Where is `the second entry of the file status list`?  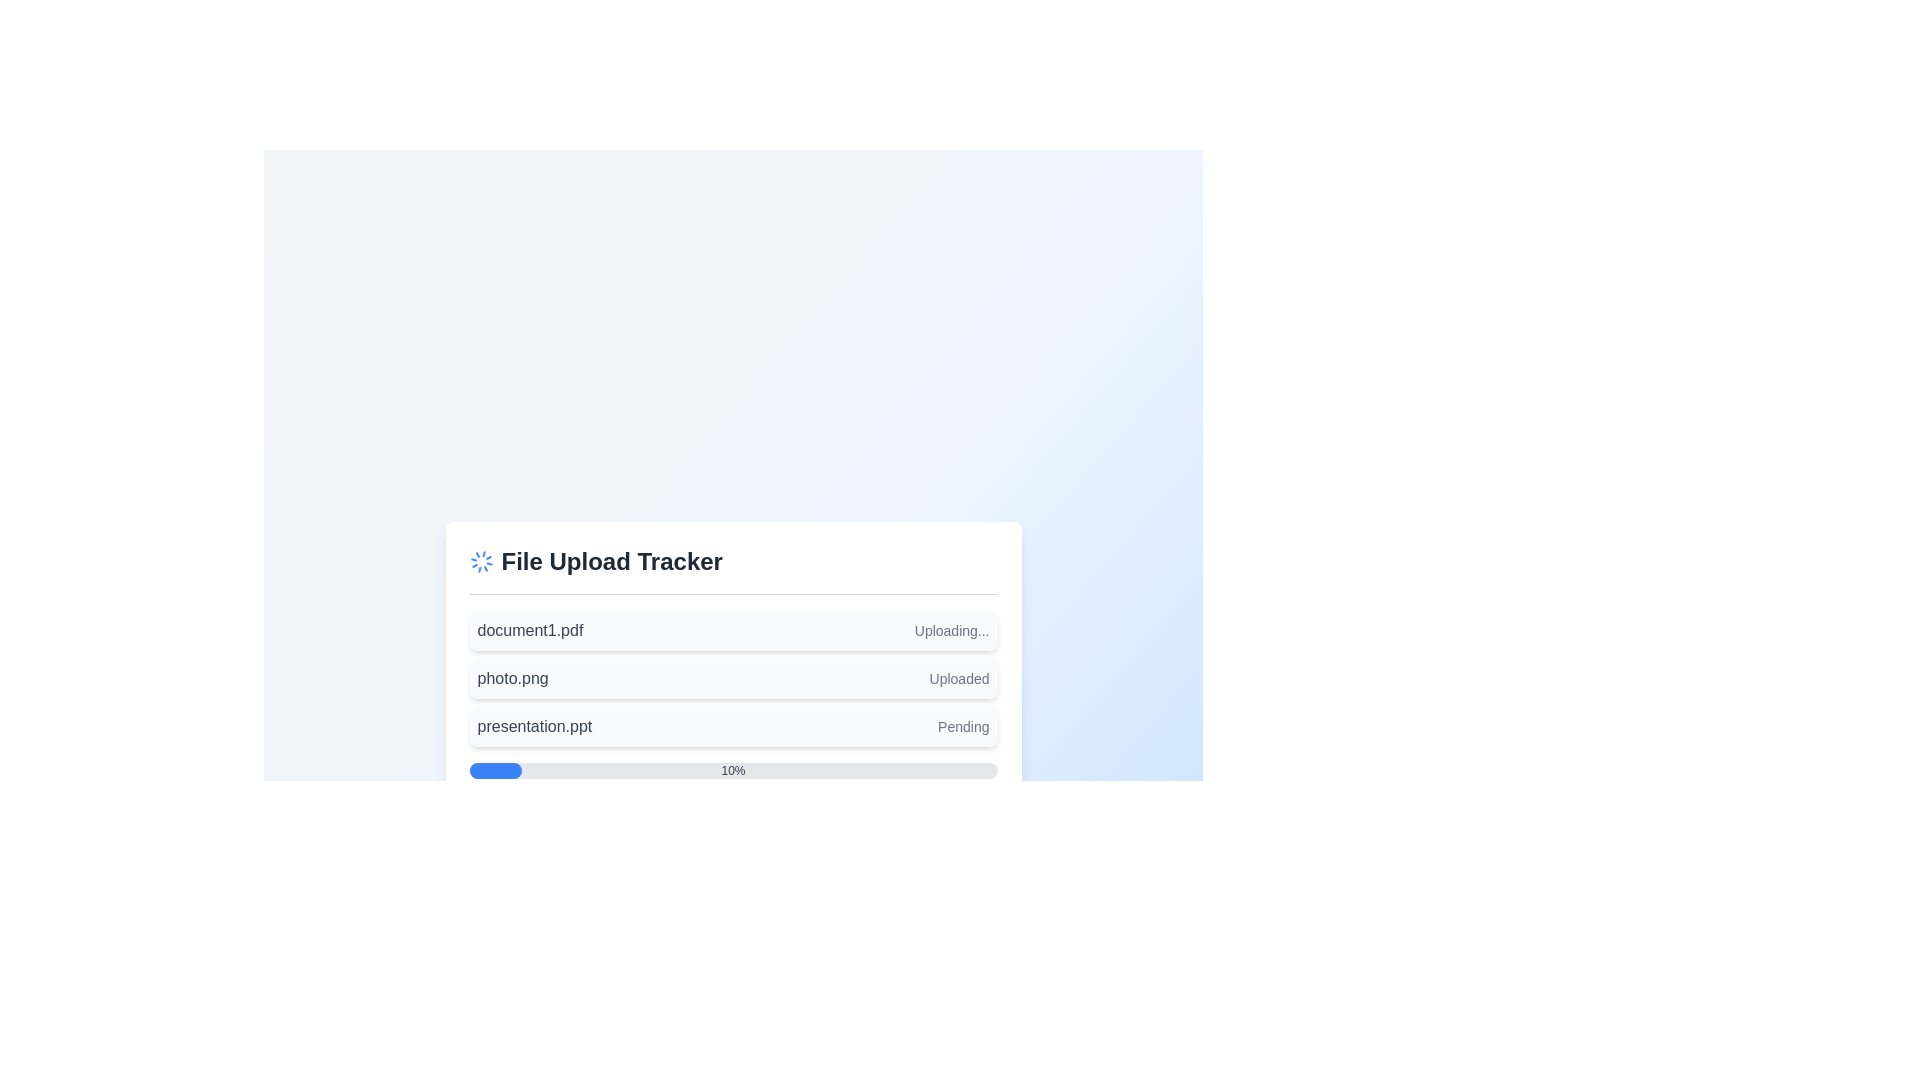
the second entry of the file status list is located at coordinates (732, 677).